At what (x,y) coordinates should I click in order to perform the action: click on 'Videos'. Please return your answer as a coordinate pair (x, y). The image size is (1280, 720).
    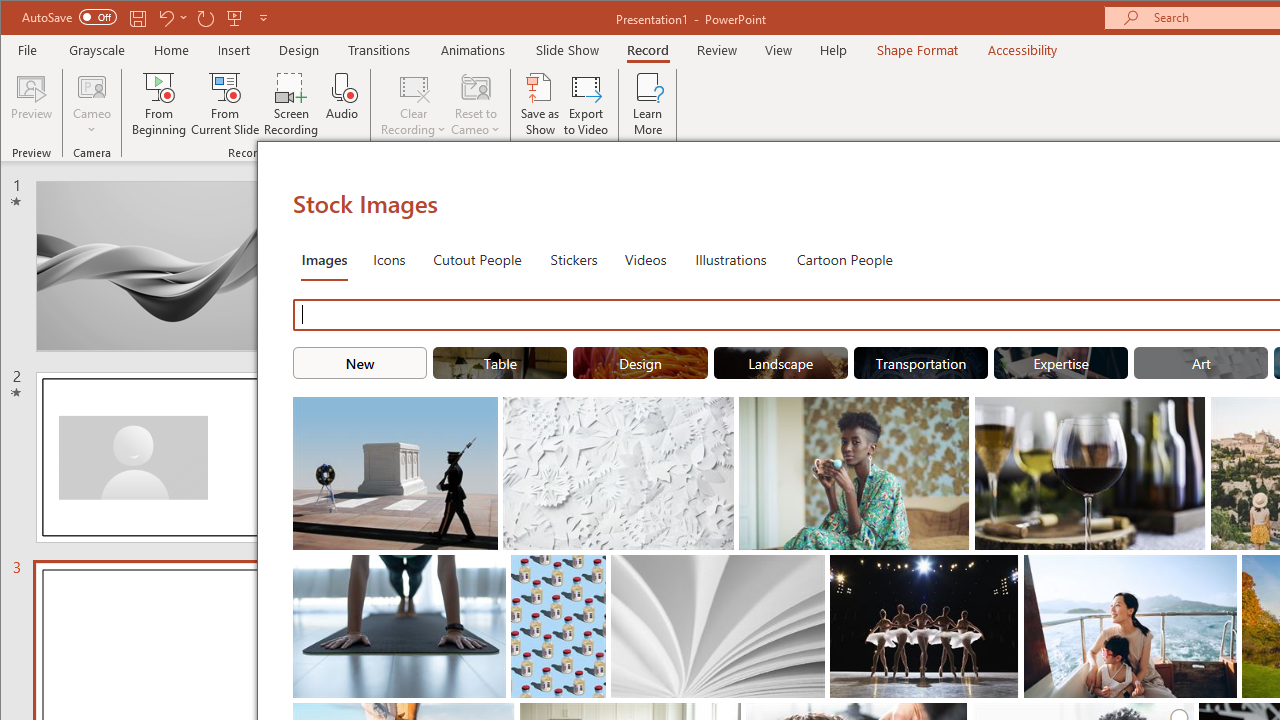
    Looking at the image, I should click on (645, 257).